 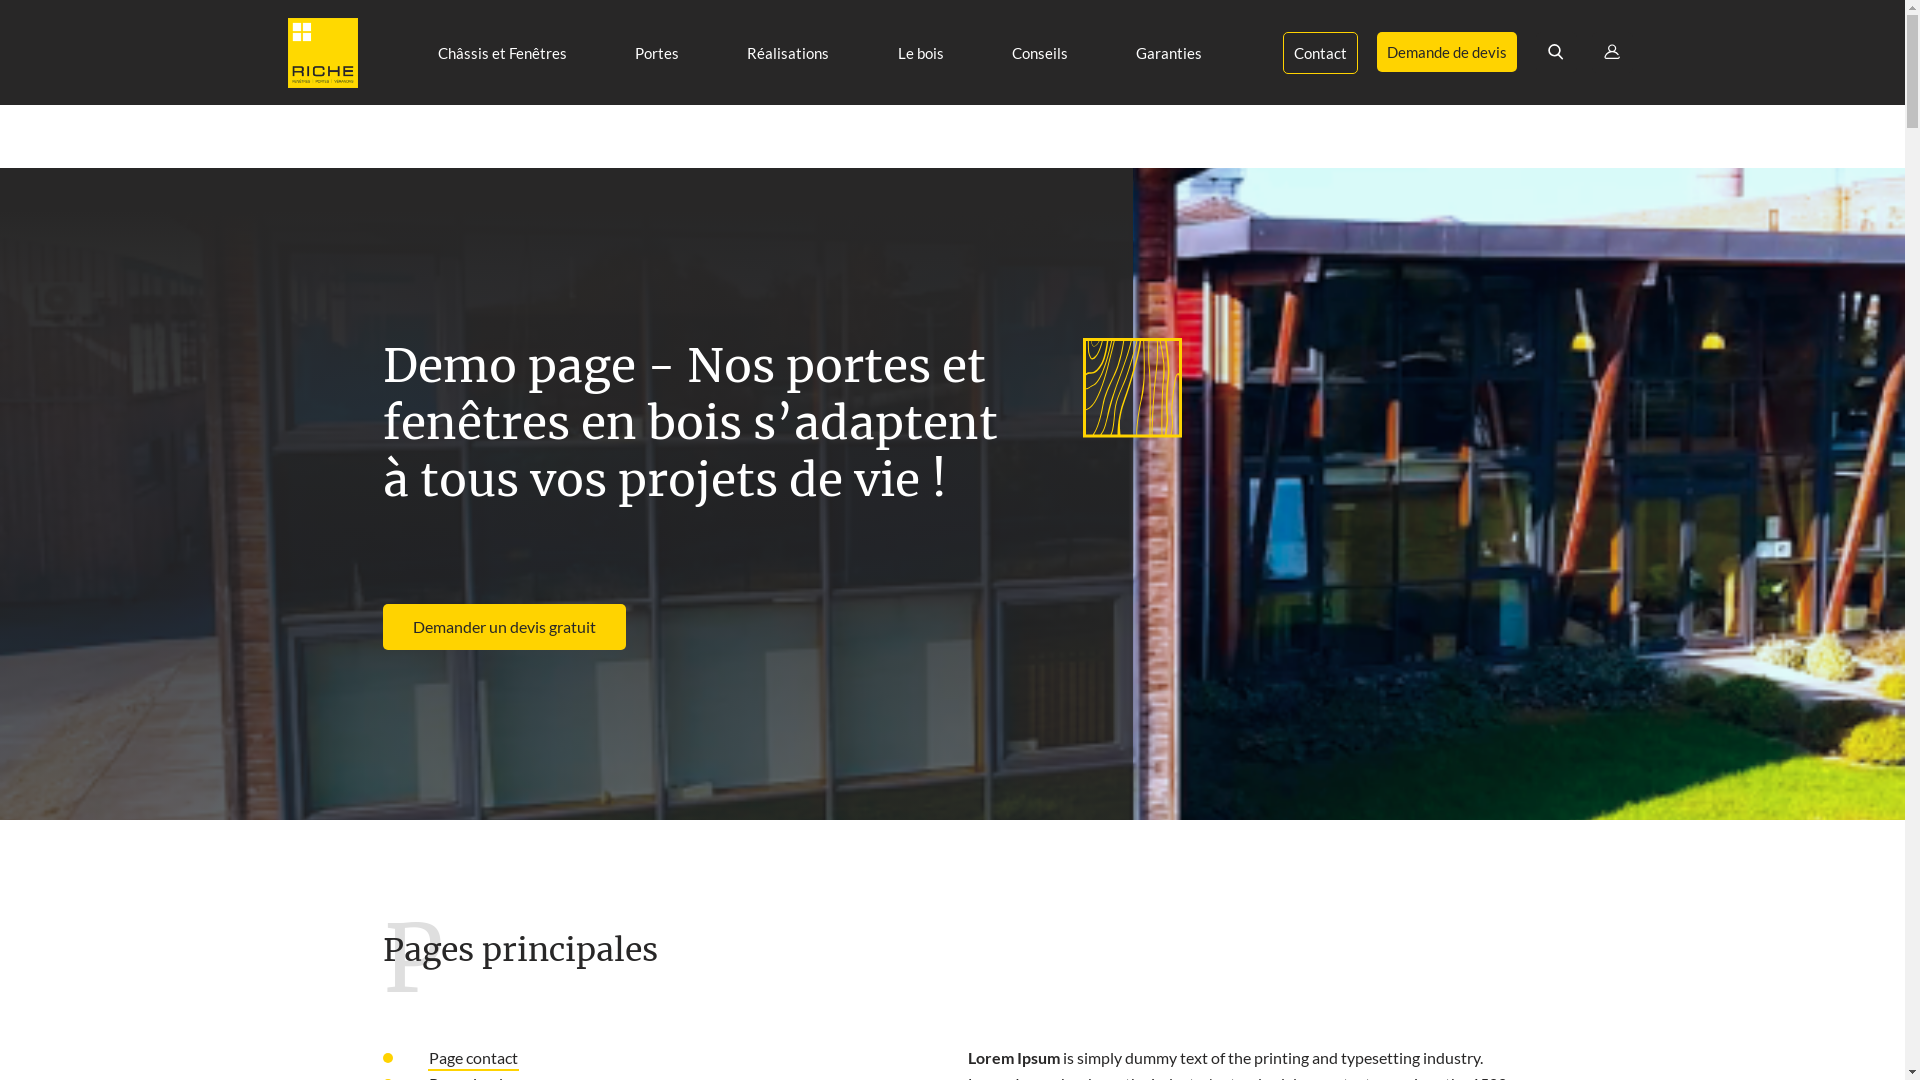 What do you see at coordinates (1612, 51) in the screenshot?
I see `'User'` at bounding box center [1612, 51].